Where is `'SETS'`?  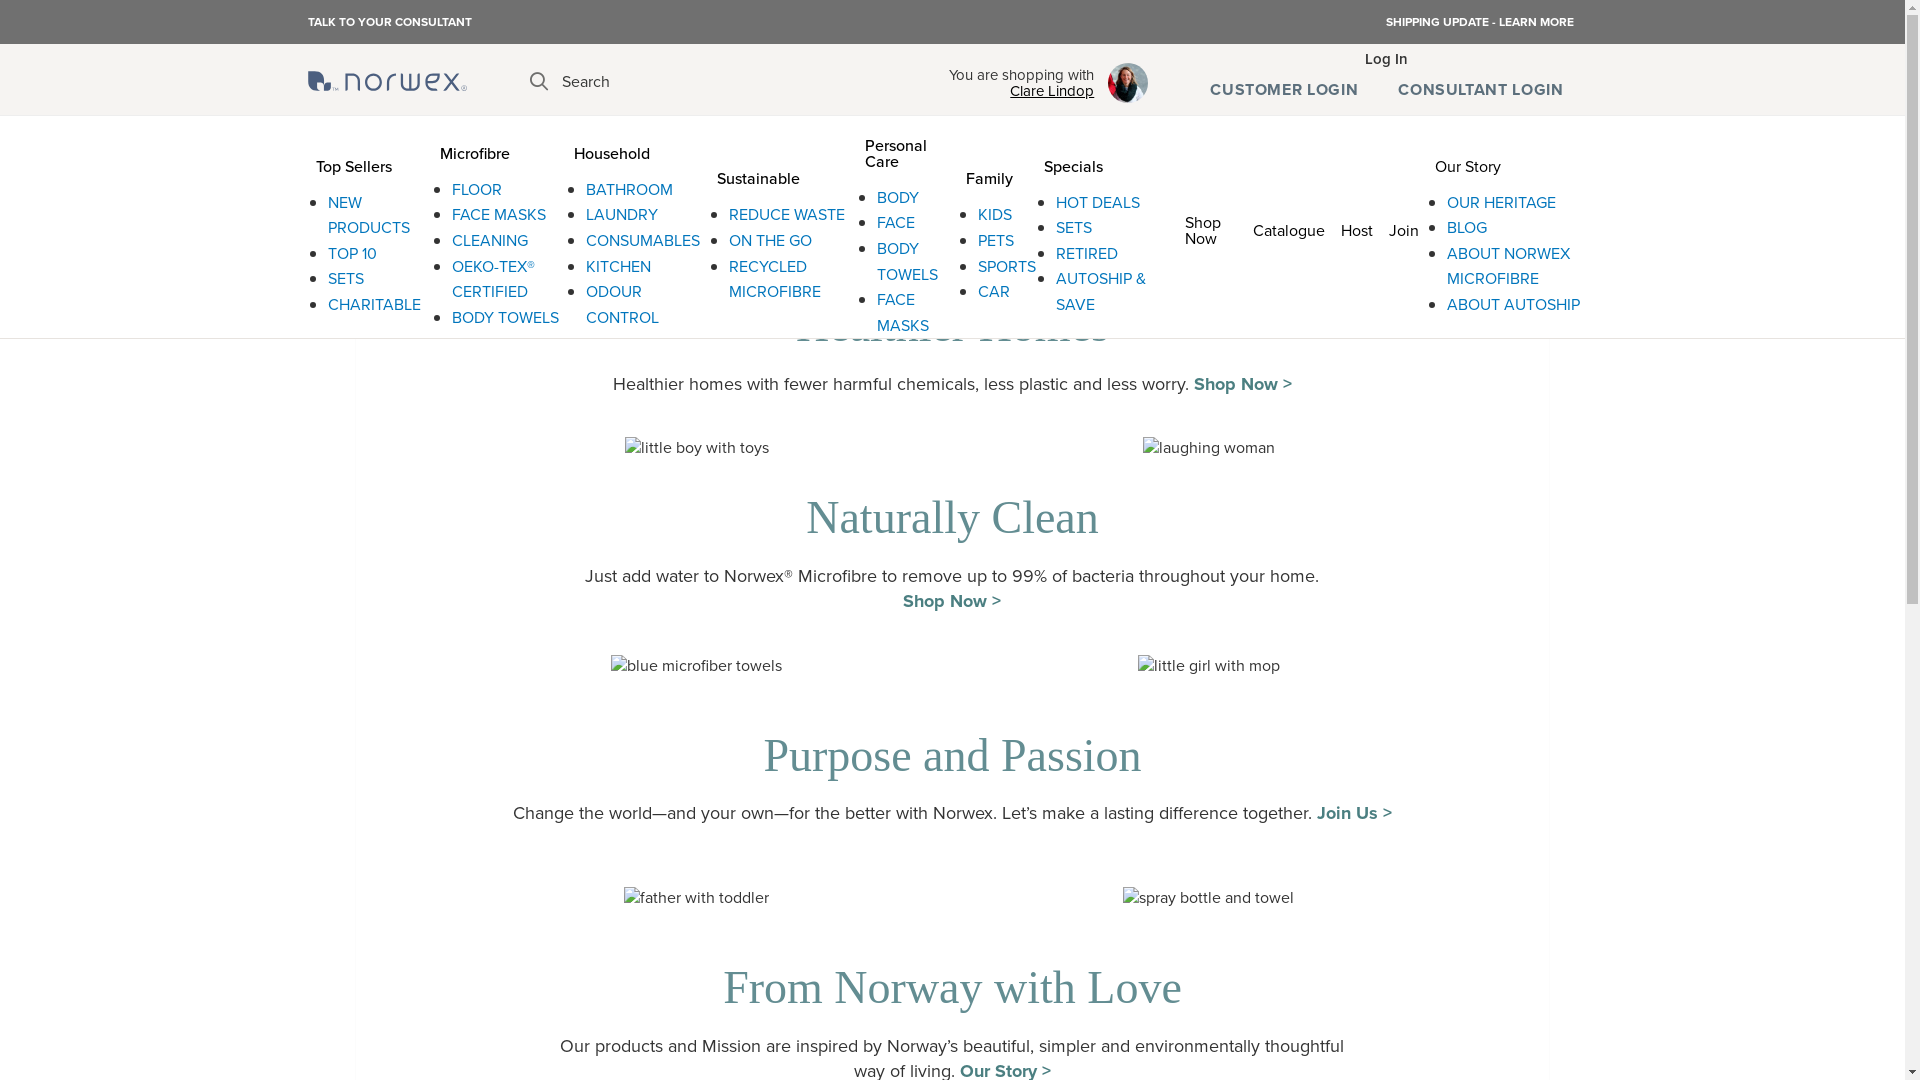
'SETS' is located at coordinates (1073, 226).